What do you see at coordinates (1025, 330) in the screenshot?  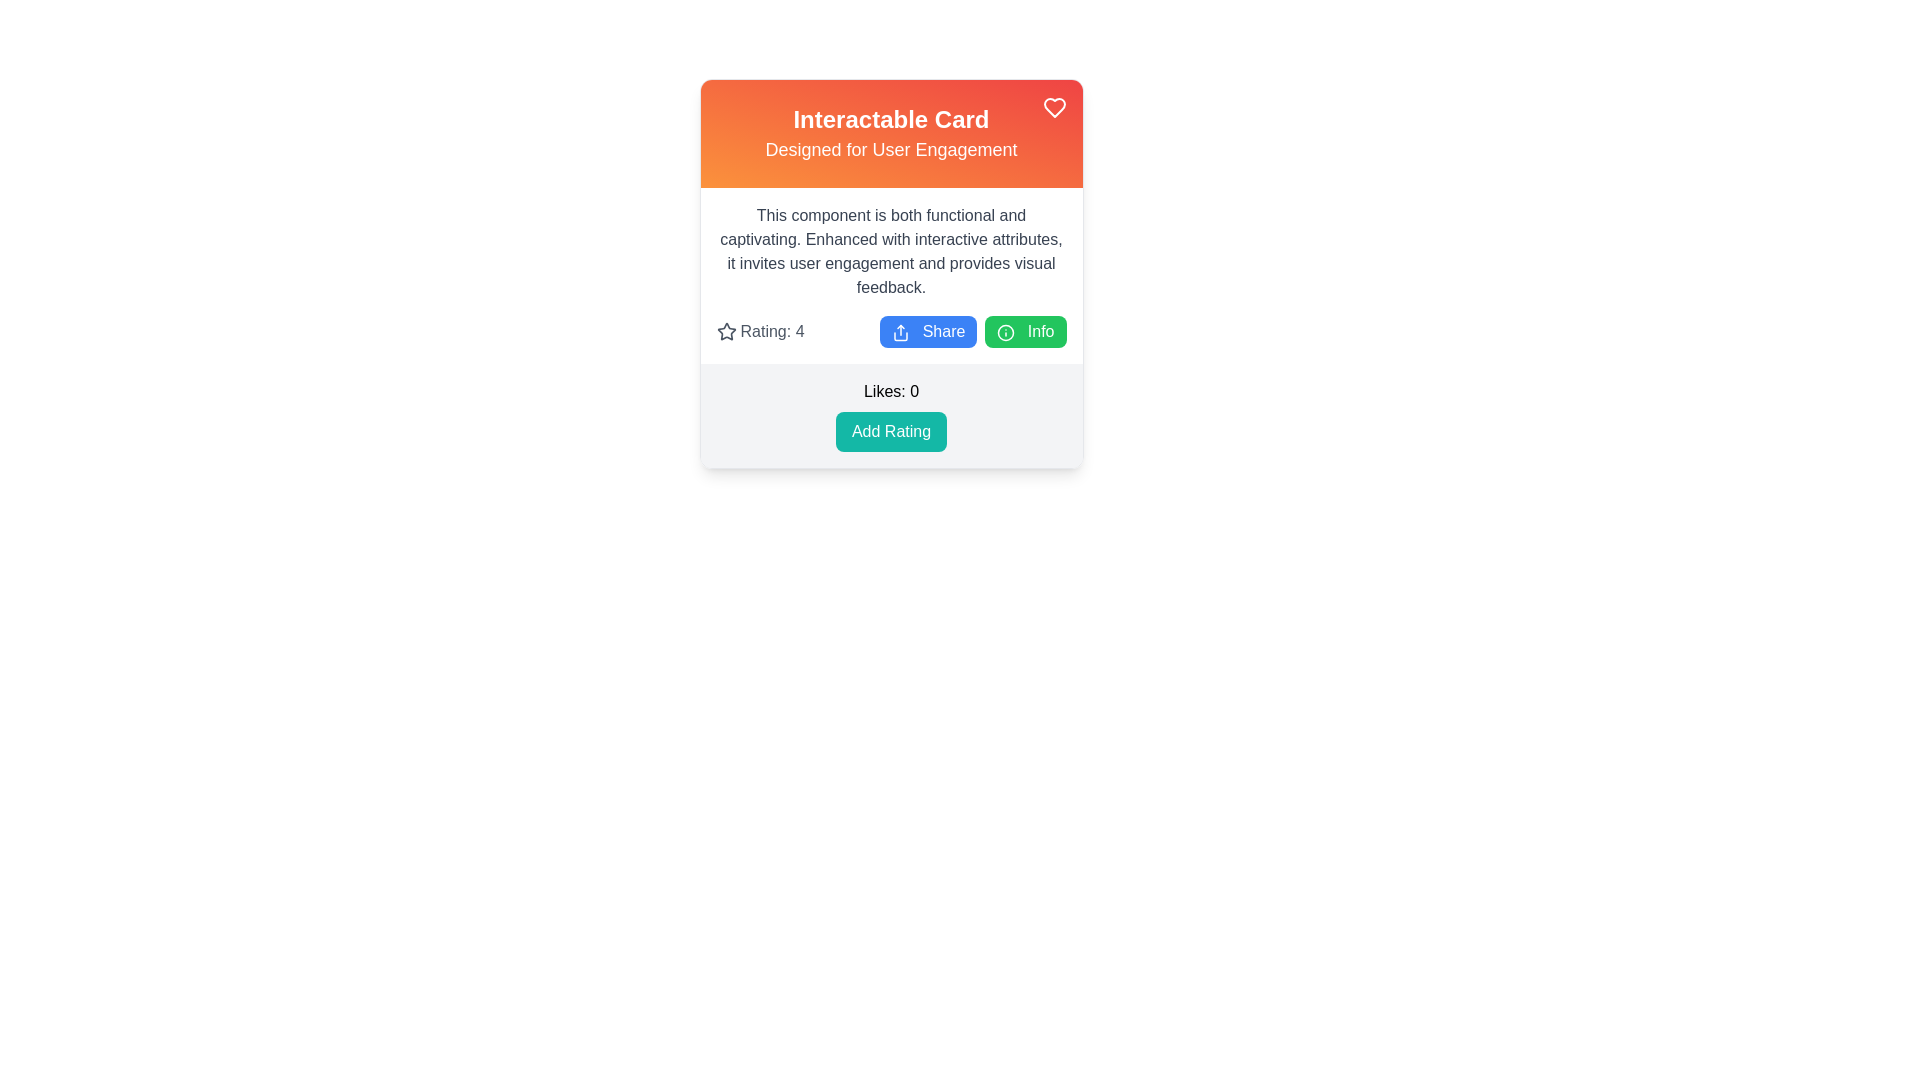 I see `the green 'Info' button with white text and an 'i' icon, located to the right of the blue 'Share' button` at bounding box center [1025, 330].